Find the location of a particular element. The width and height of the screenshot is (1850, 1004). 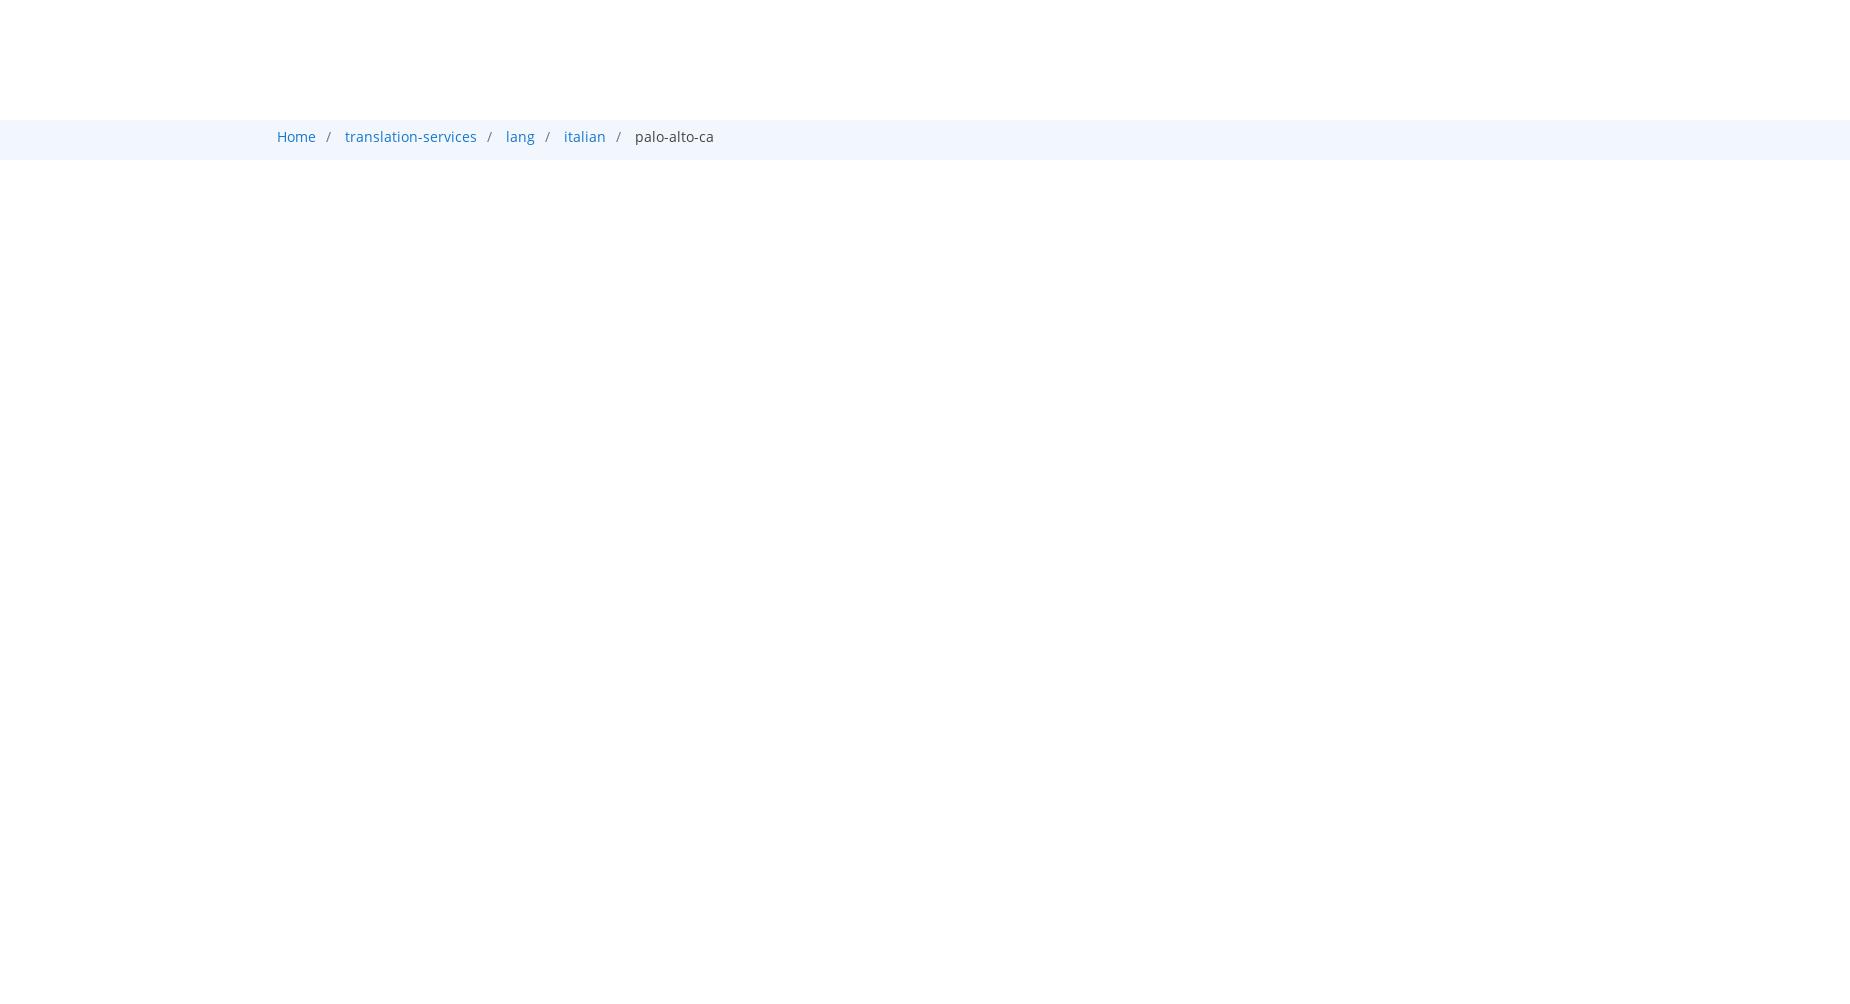

'From the vast global locations, we have registered our strong presence in various parts of the world including the major locations that are listed below' is located at coordinates (856, 527).